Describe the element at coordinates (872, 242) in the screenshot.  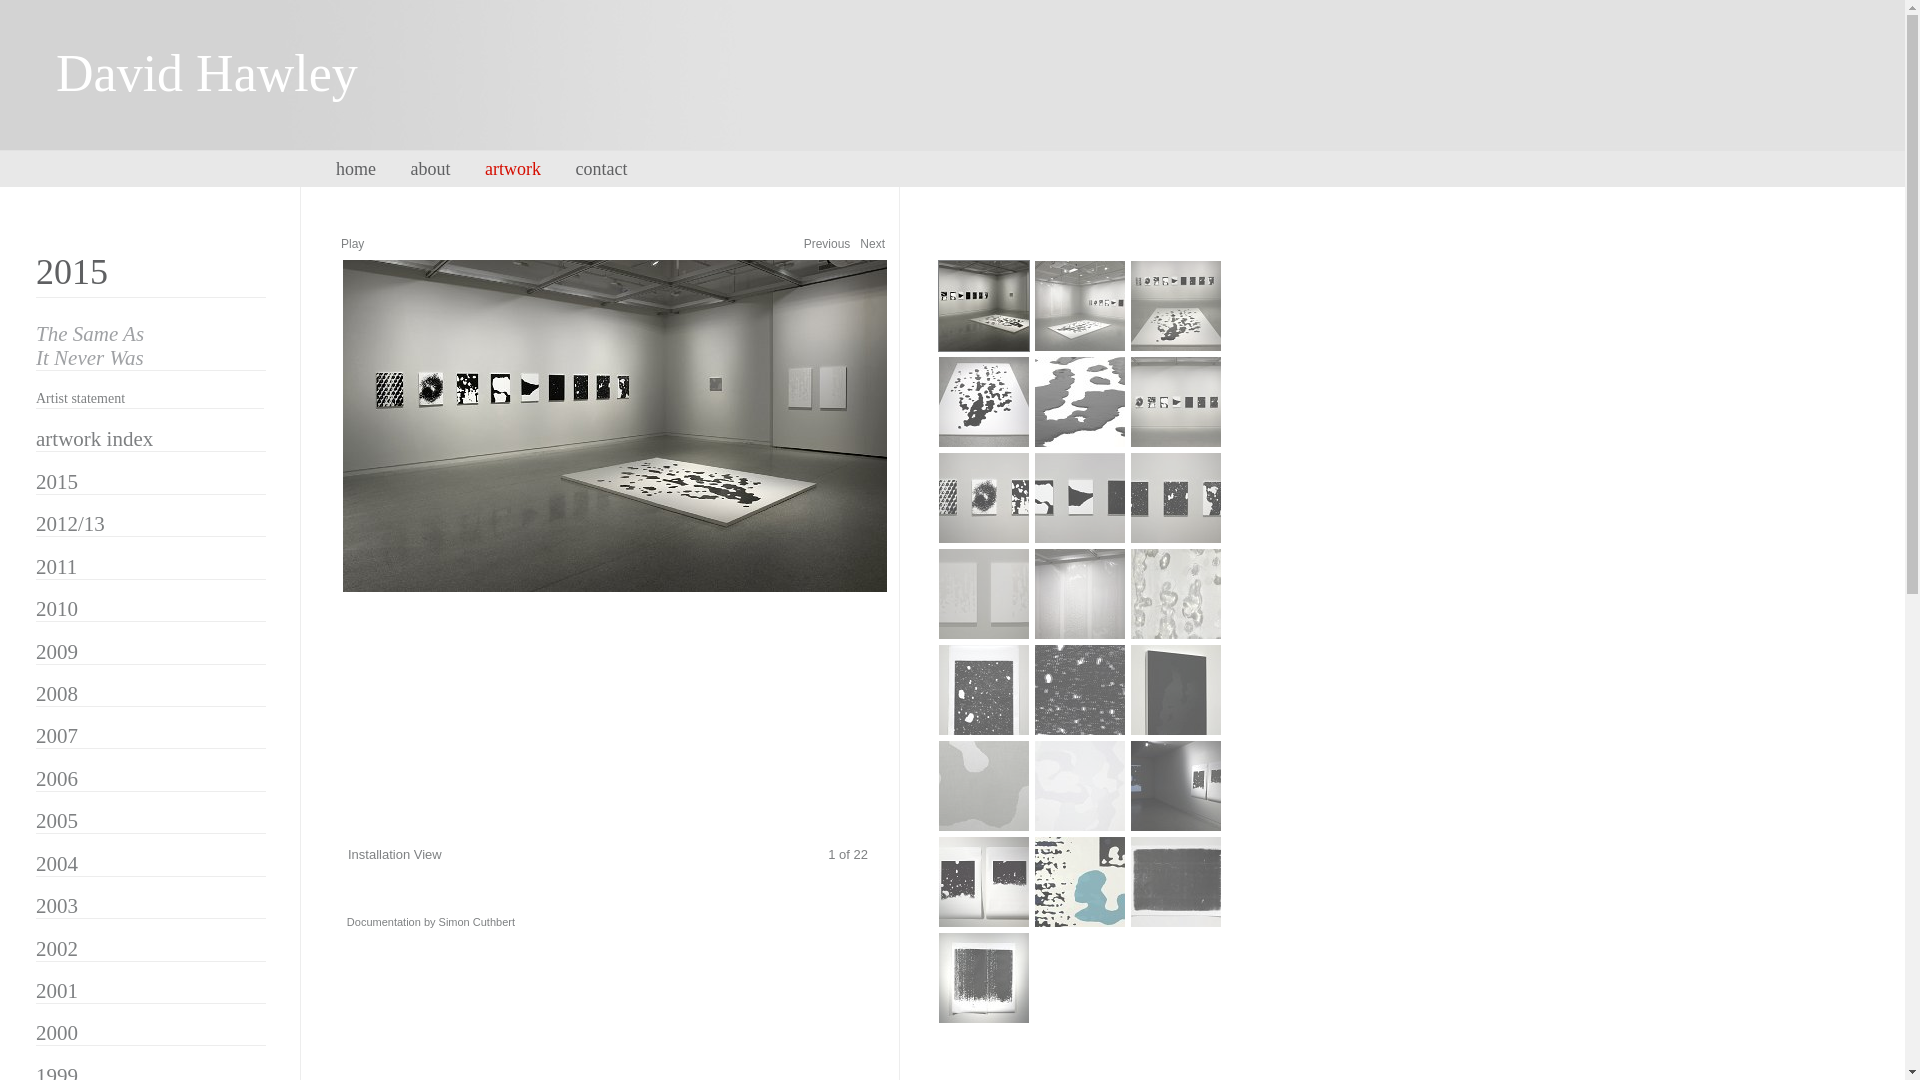
I see `'Next'` at that location.